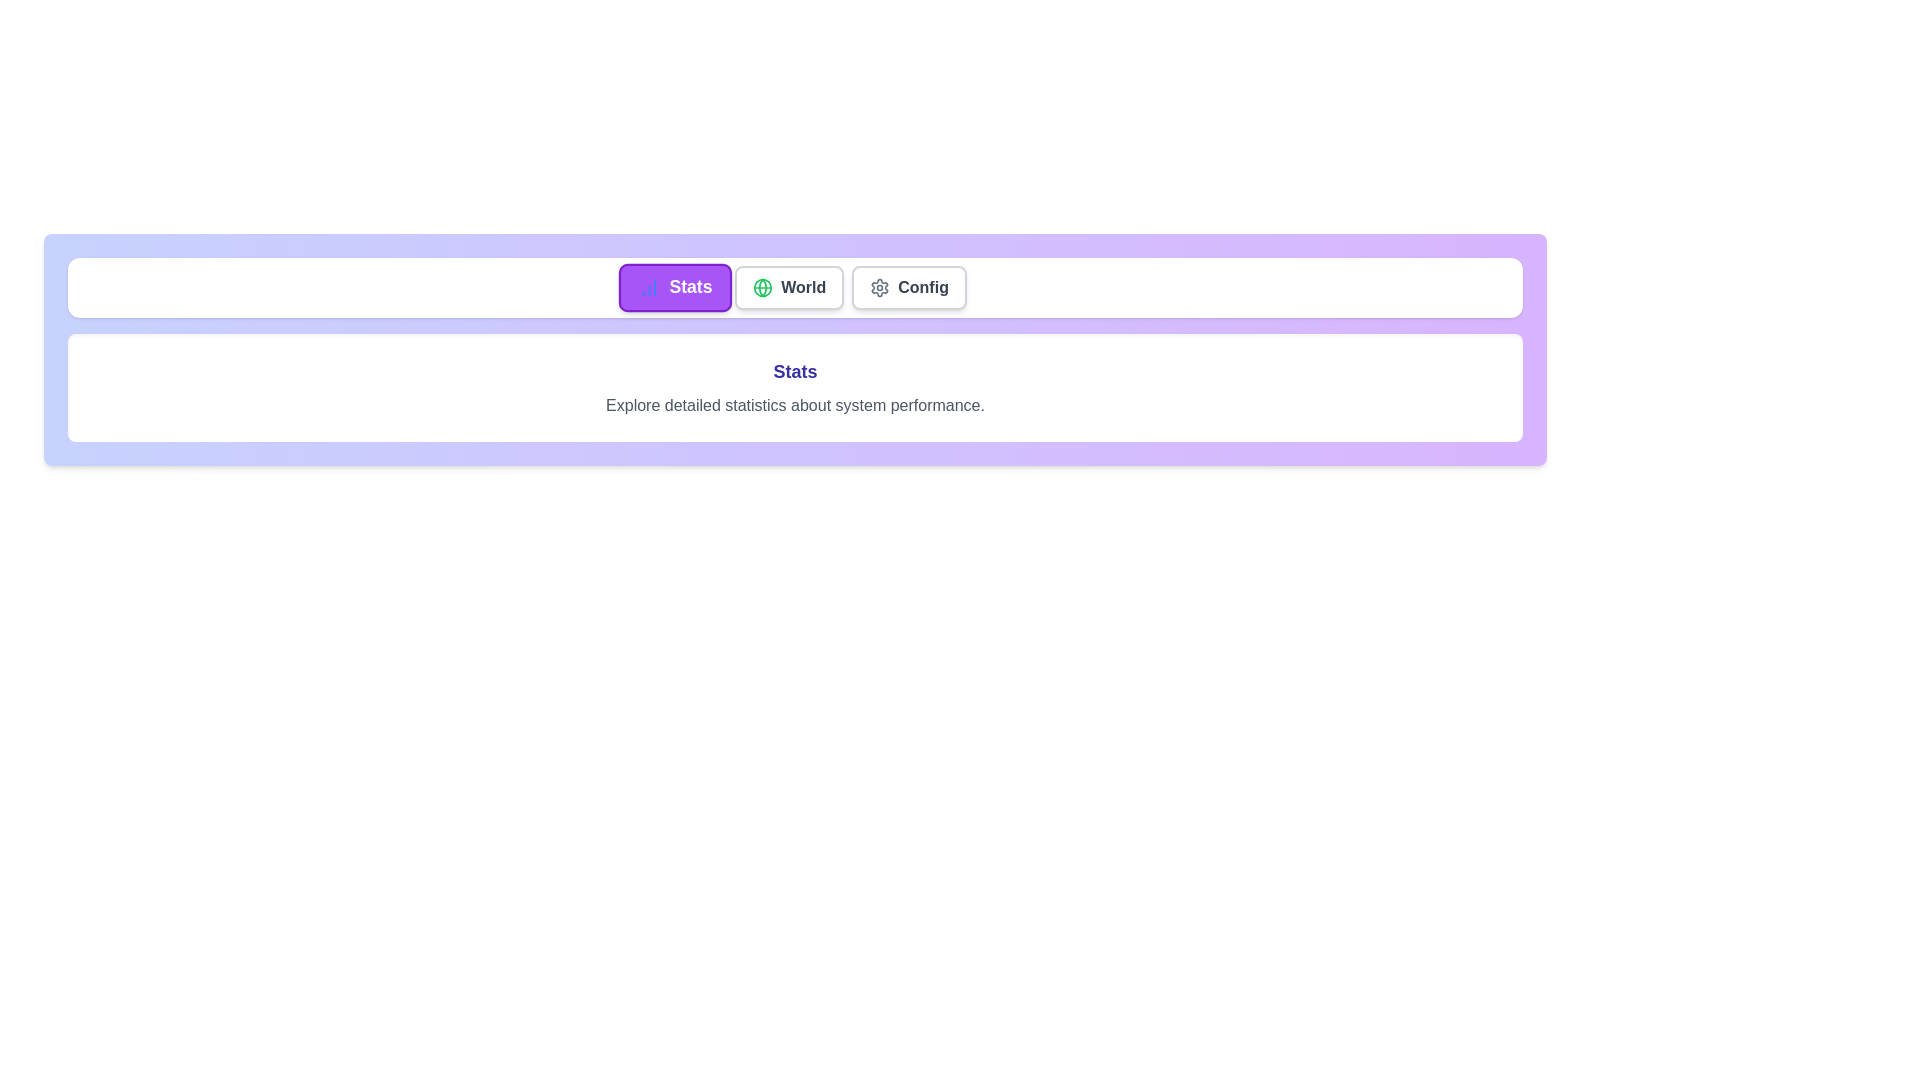  Describe the element at coordinates (907, 288) in the screenshot. I see `the tab labeled Config` at that location.